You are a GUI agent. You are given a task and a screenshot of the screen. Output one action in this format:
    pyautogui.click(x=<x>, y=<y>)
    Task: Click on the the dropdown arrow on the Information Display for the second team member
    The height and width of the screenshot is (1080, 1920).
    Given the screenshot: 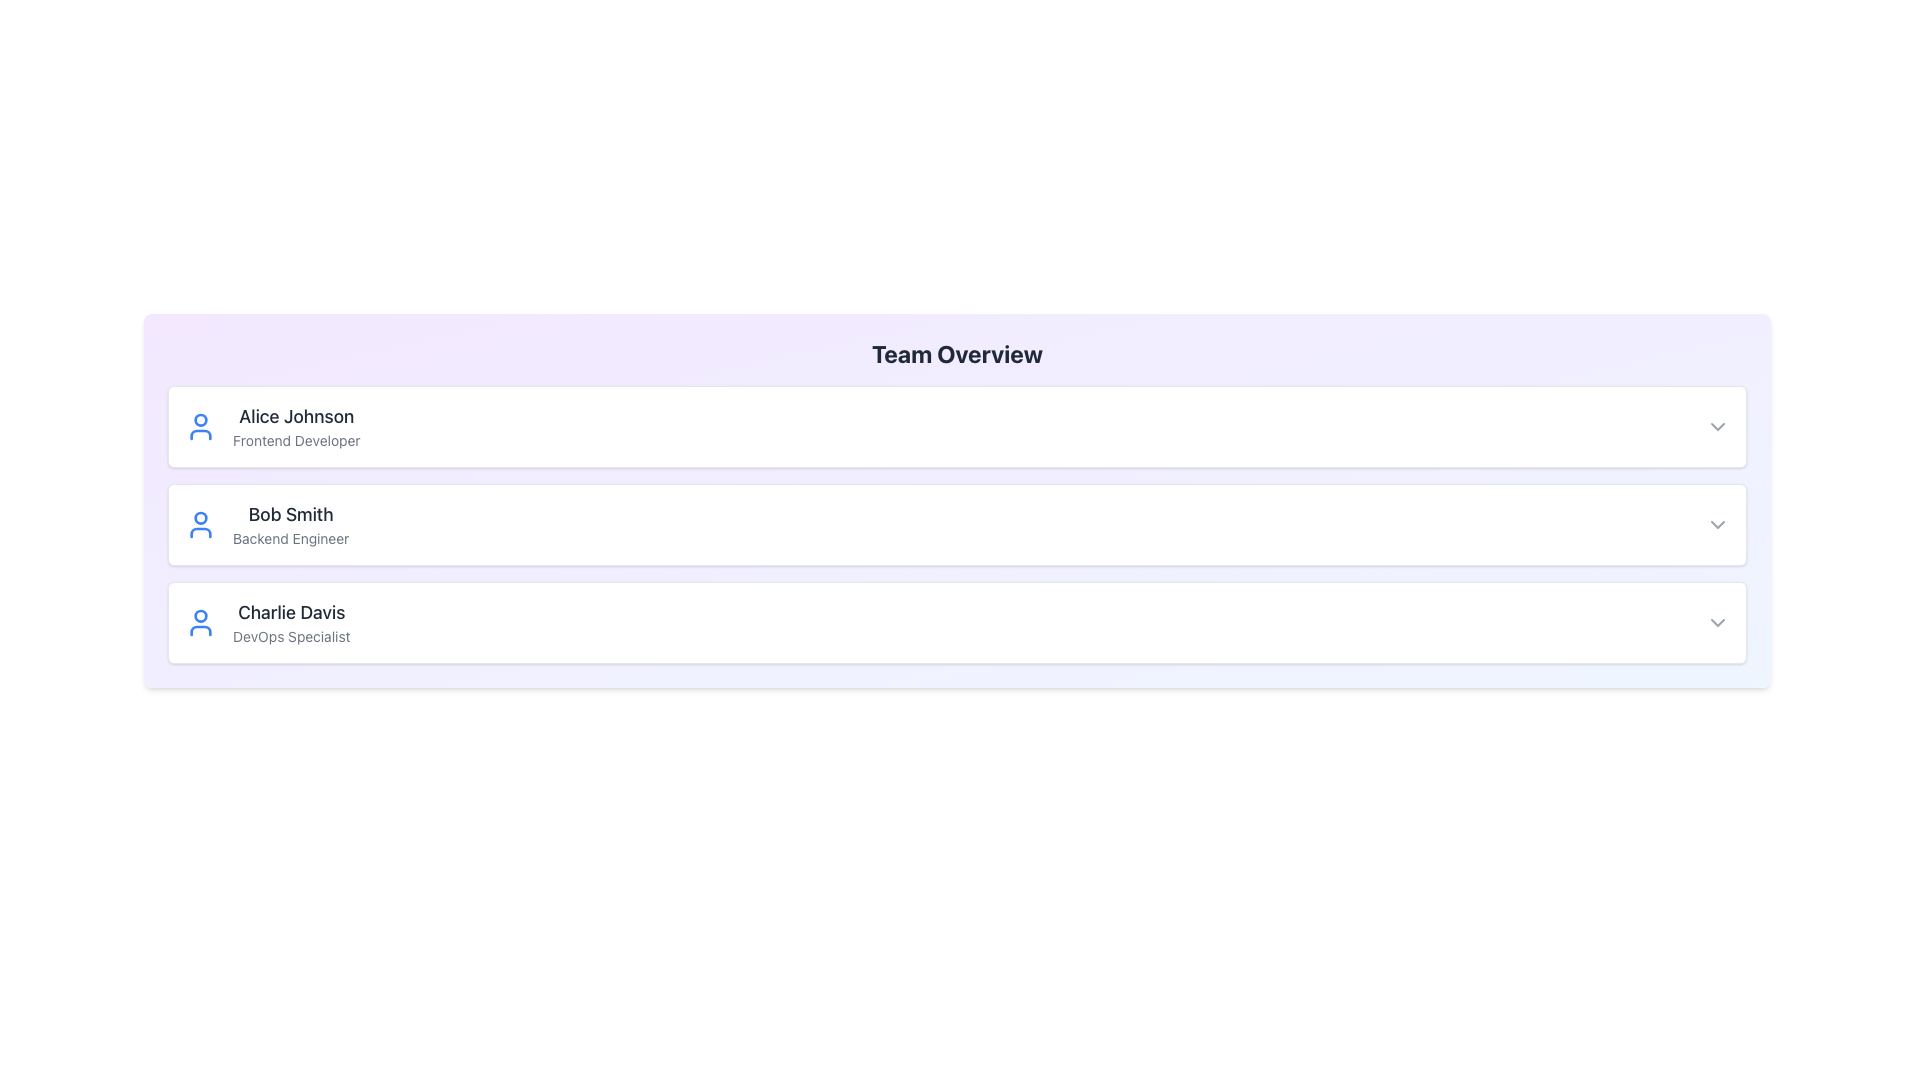 What is the action you would take?
    pyautogui.click(x=956, y=523)
    